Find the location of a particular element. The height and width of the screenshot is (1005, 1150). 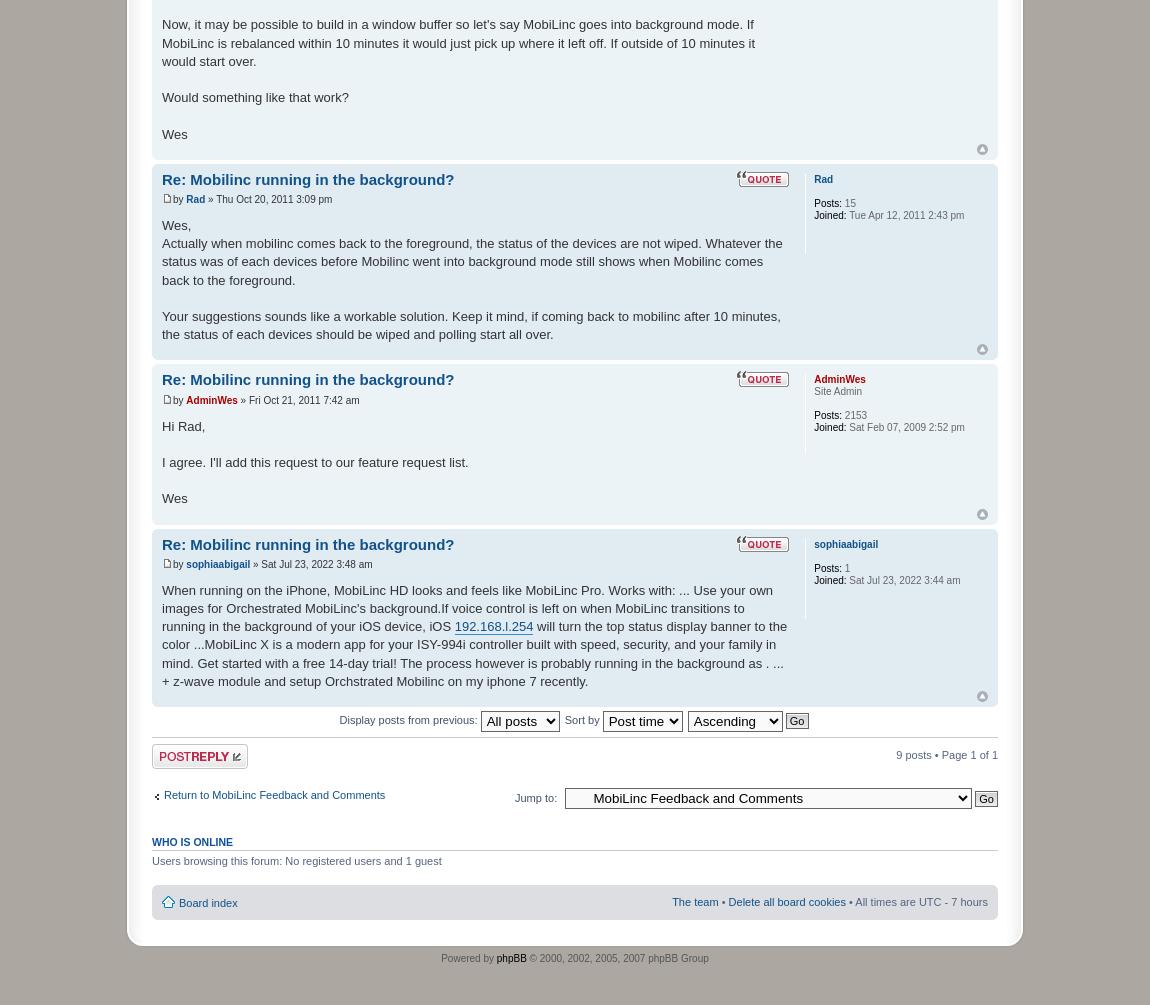

'Sat Jul 23, 2022 3:44 am' is located at coordinates (902, 578).